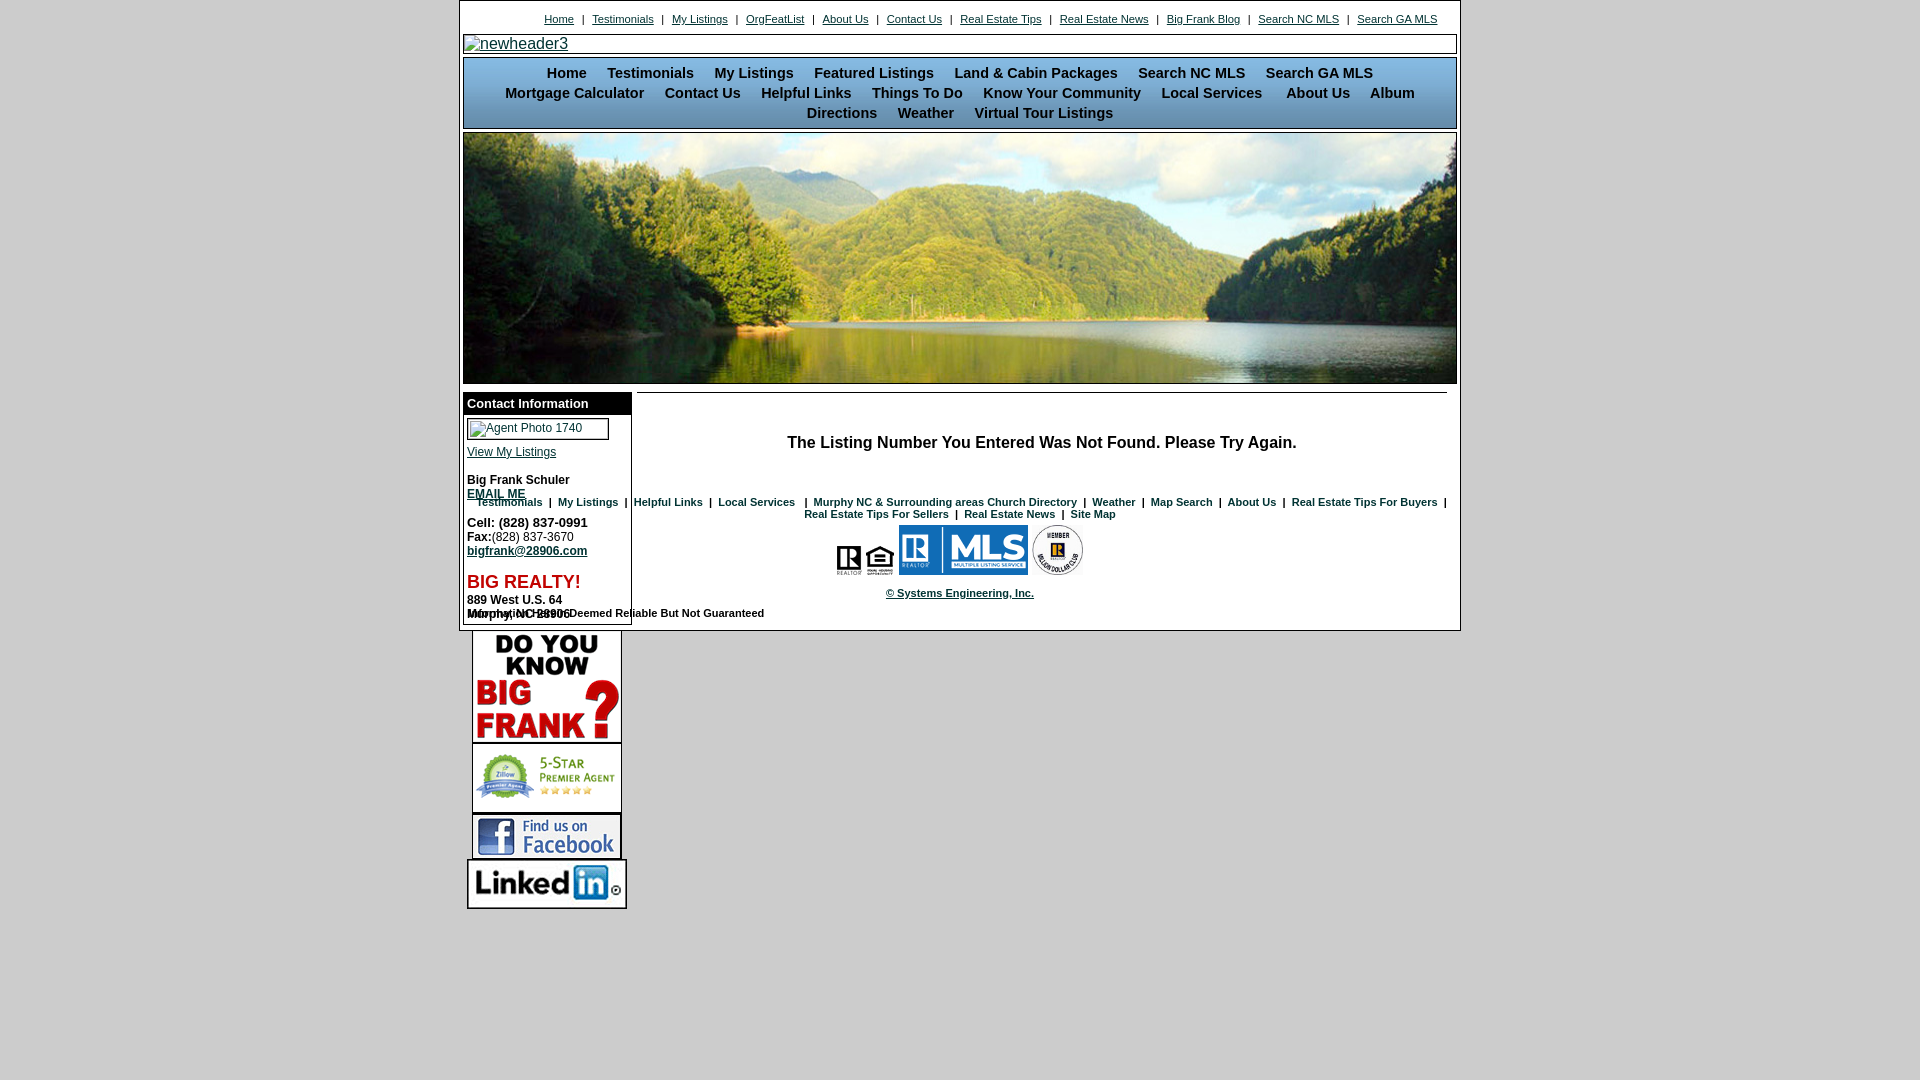 This screenshot has width=1920, height=1080. I want to click on 'Land & Cabin Packages', so click(954, 72).